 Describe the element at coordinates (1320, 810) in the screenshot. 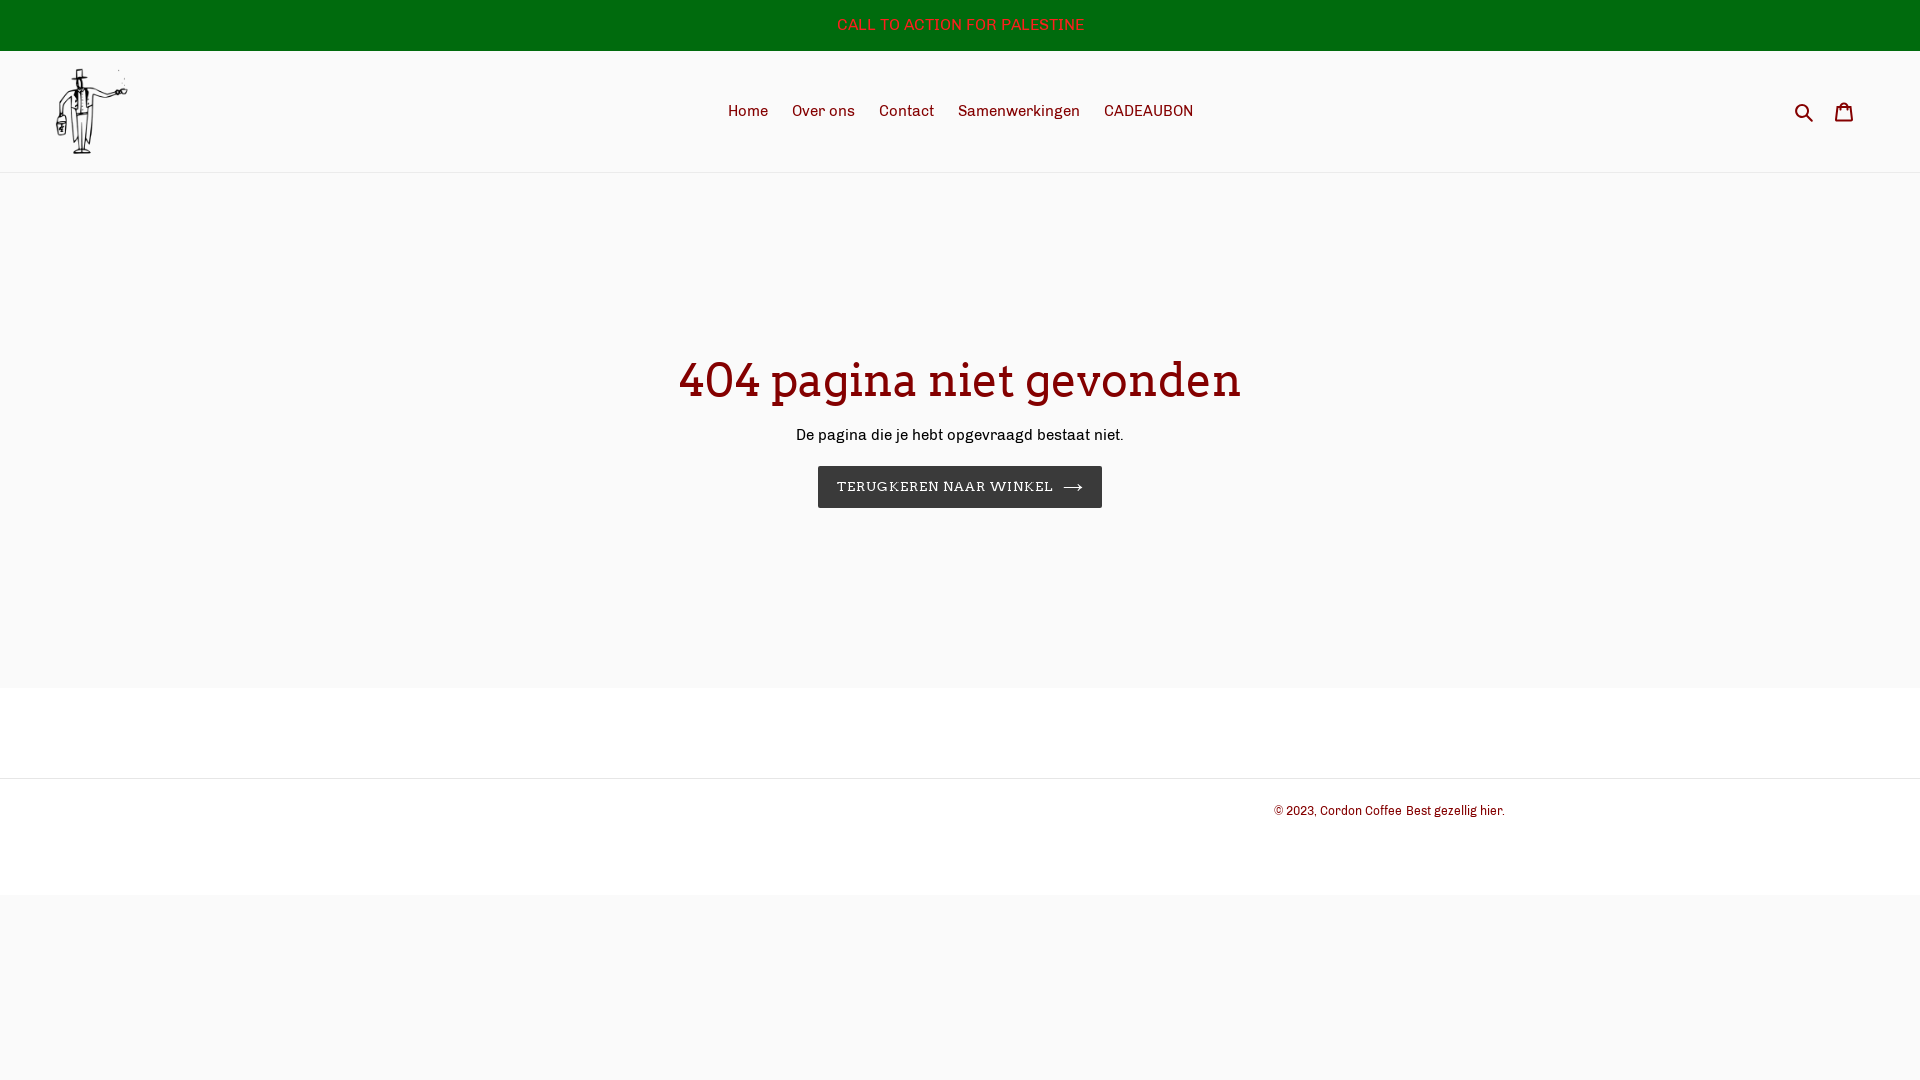

I see `'Cordon Coffee'` at that location.